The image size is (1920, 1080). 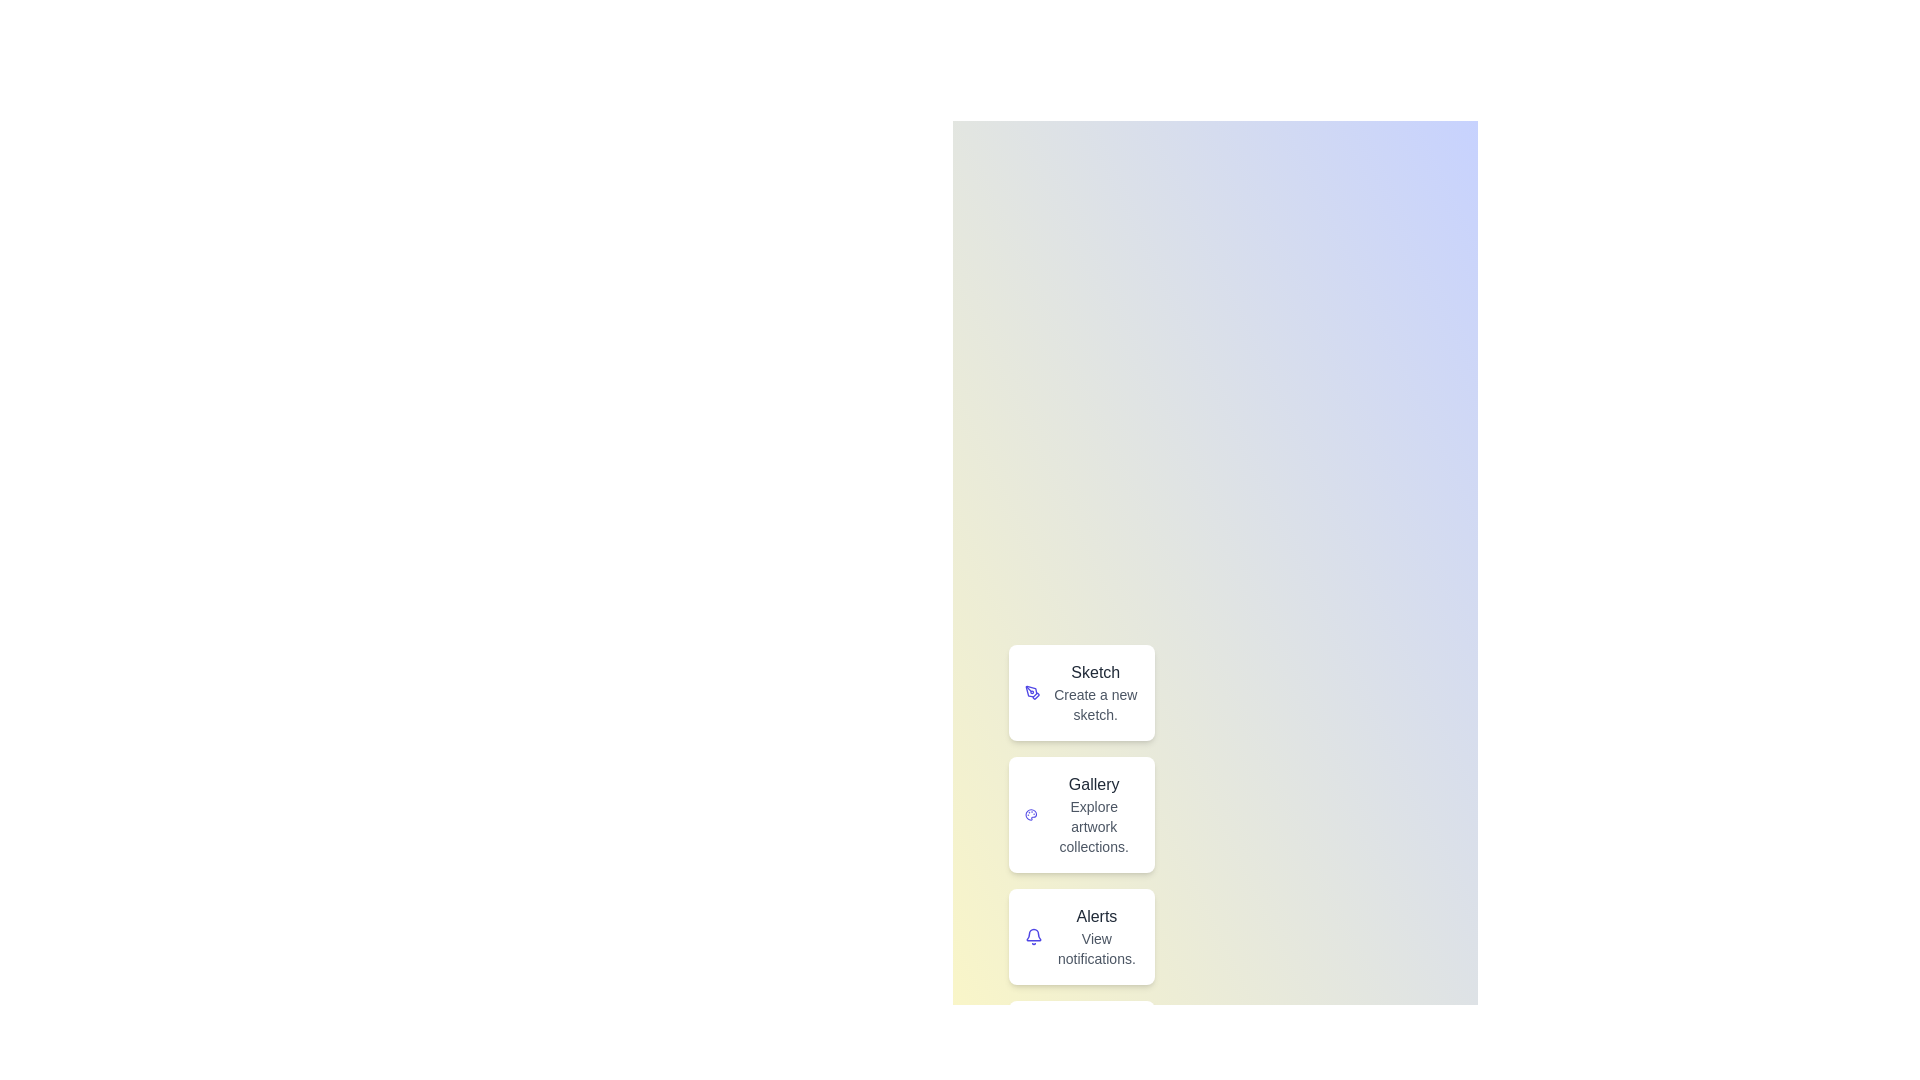 I want to click on the icon labeled 'Gallery' to inspect its visual feedback, so click(x=1032, y=814).